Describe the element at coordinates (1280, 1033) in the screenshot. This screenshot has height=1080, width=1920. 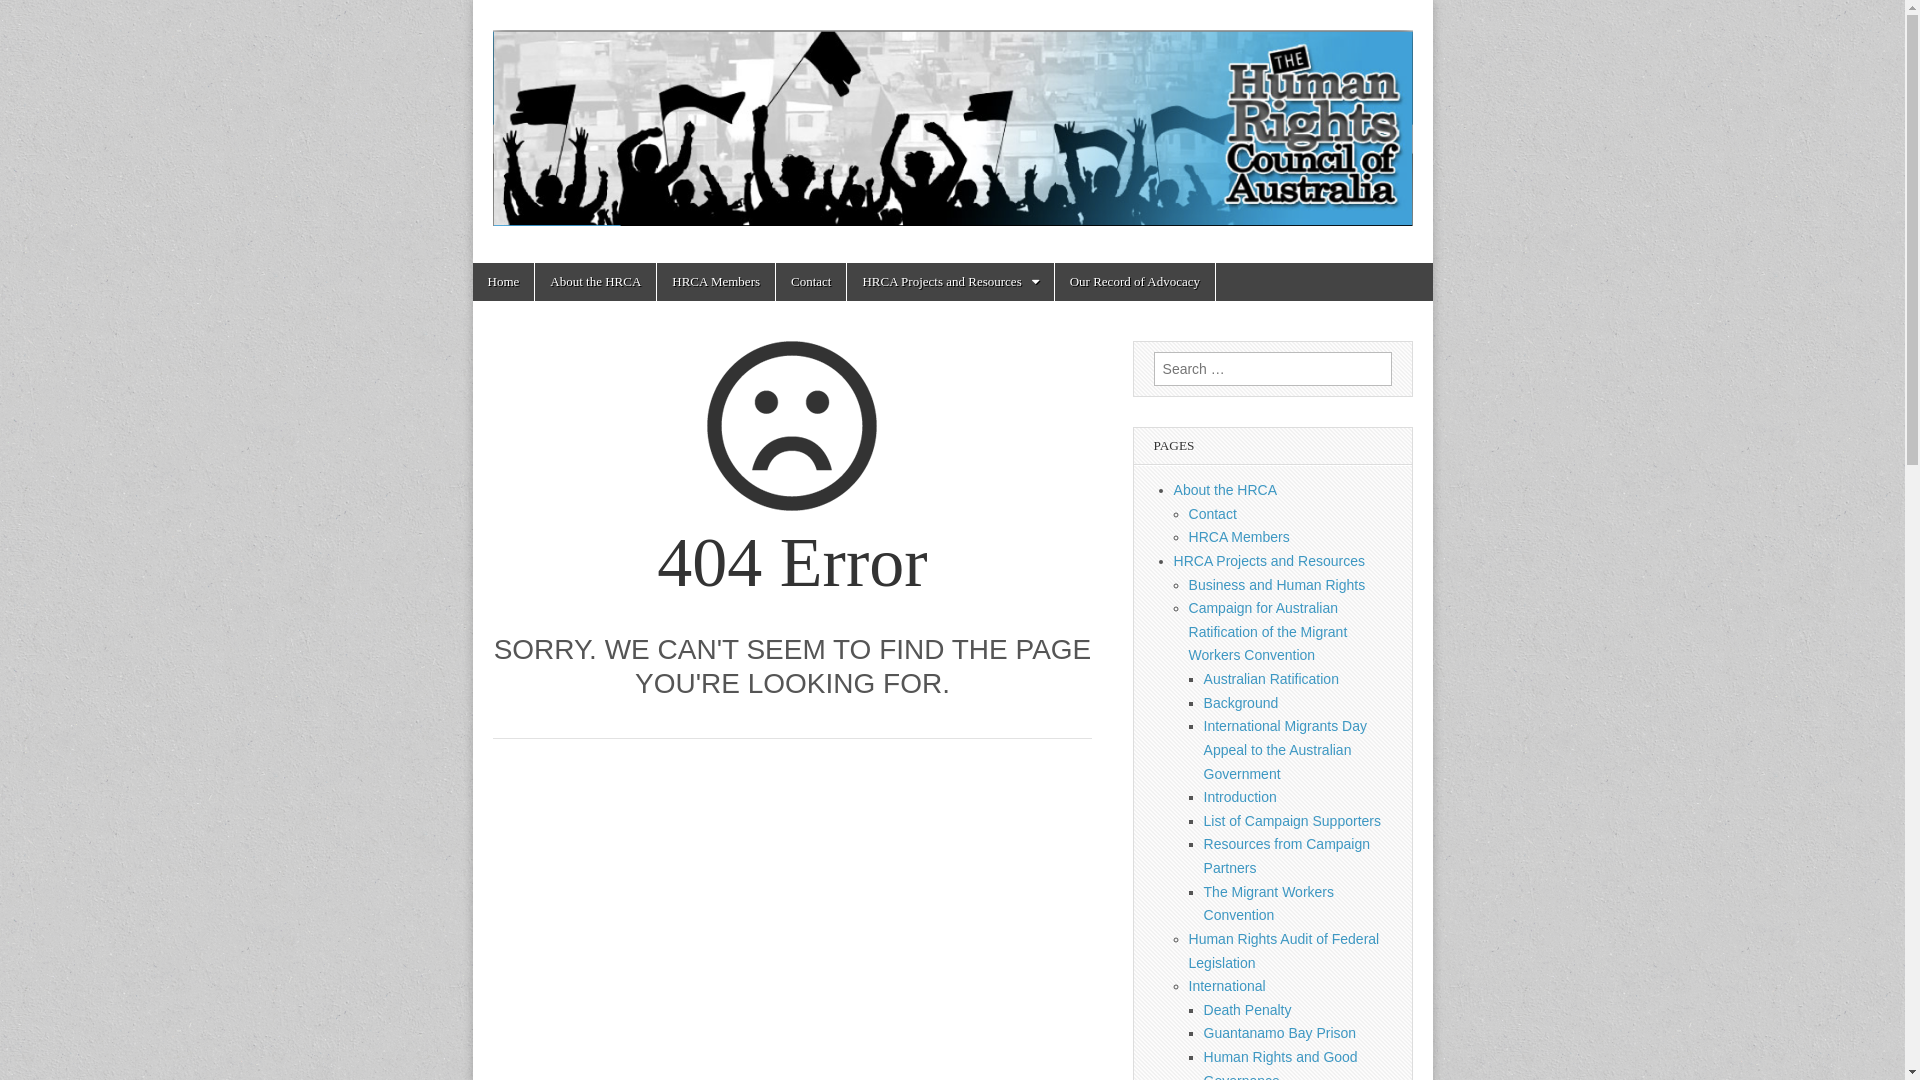
I see `'Guantanamo Bay Prison'` at that location.